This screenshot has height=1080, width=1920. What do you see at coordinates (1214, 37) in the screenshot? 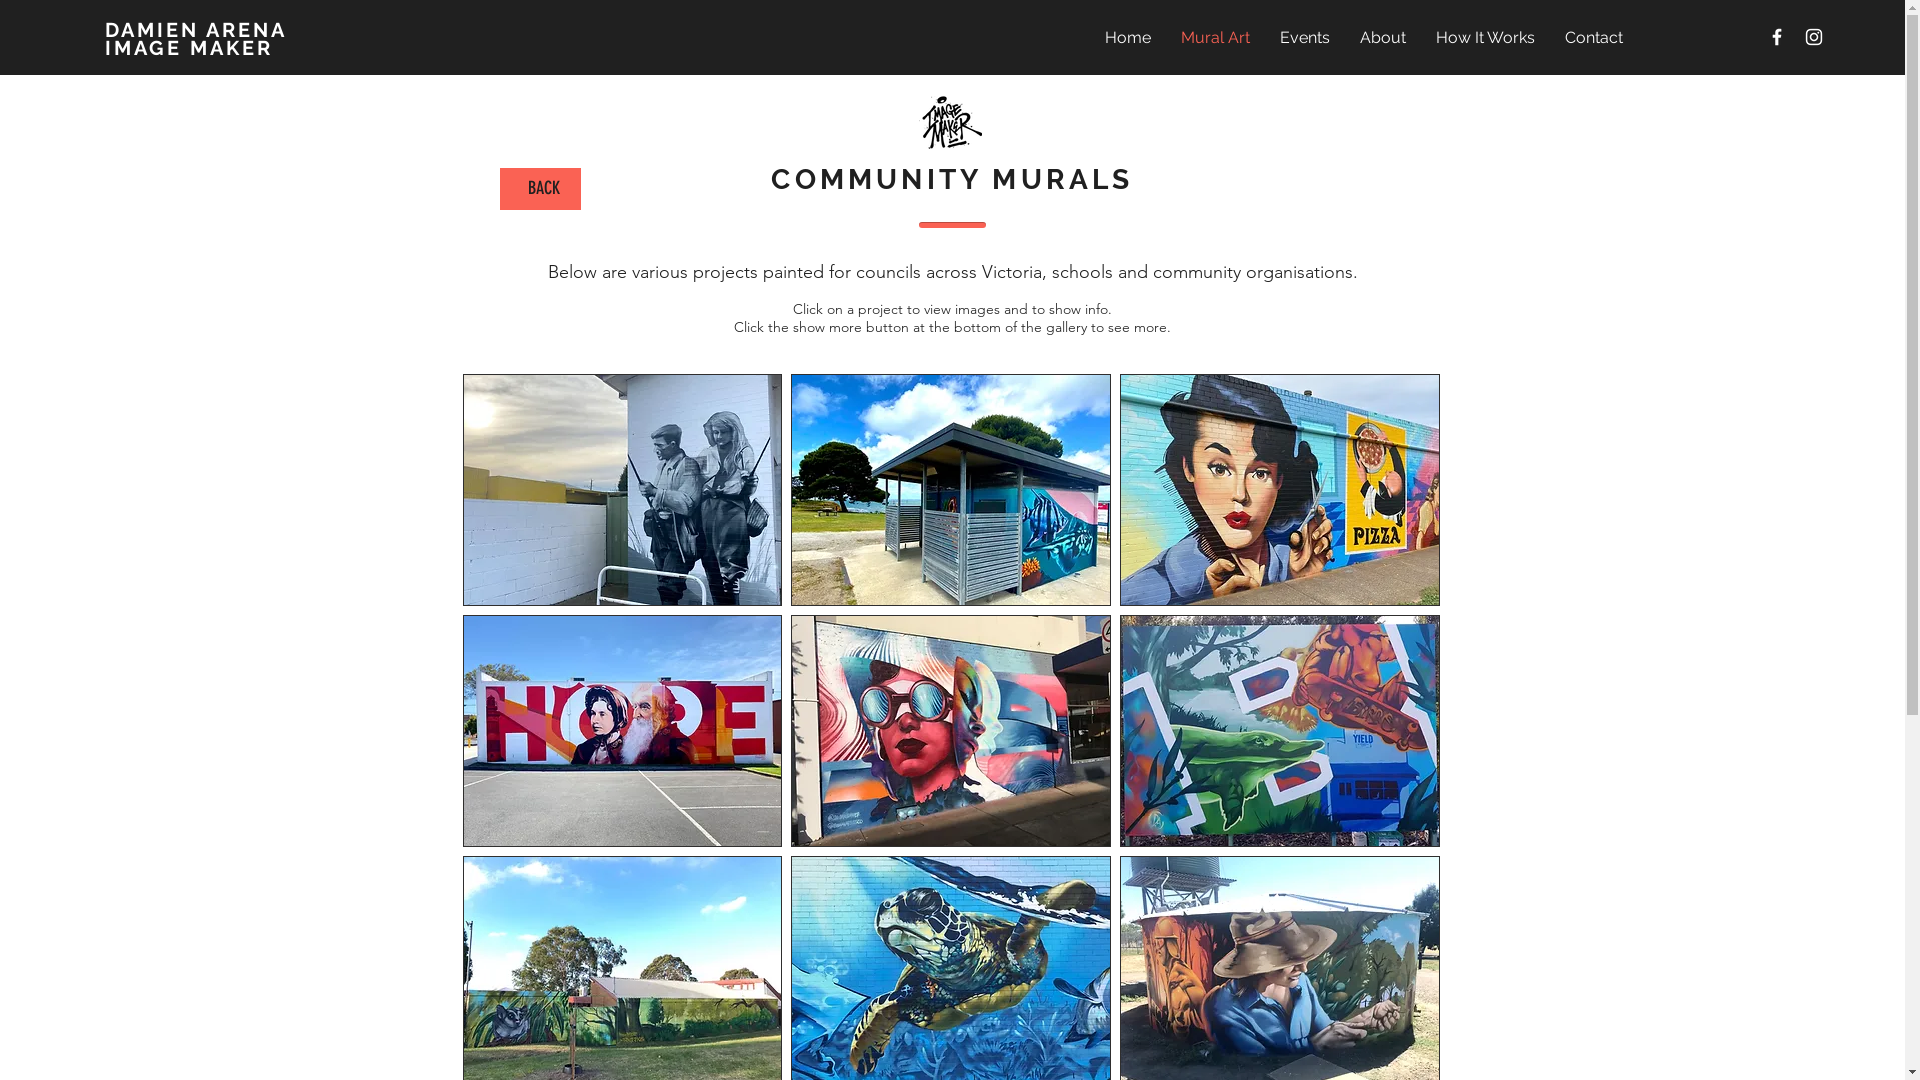
I see `'Mural Art'` at bounding box center [1214, 37].